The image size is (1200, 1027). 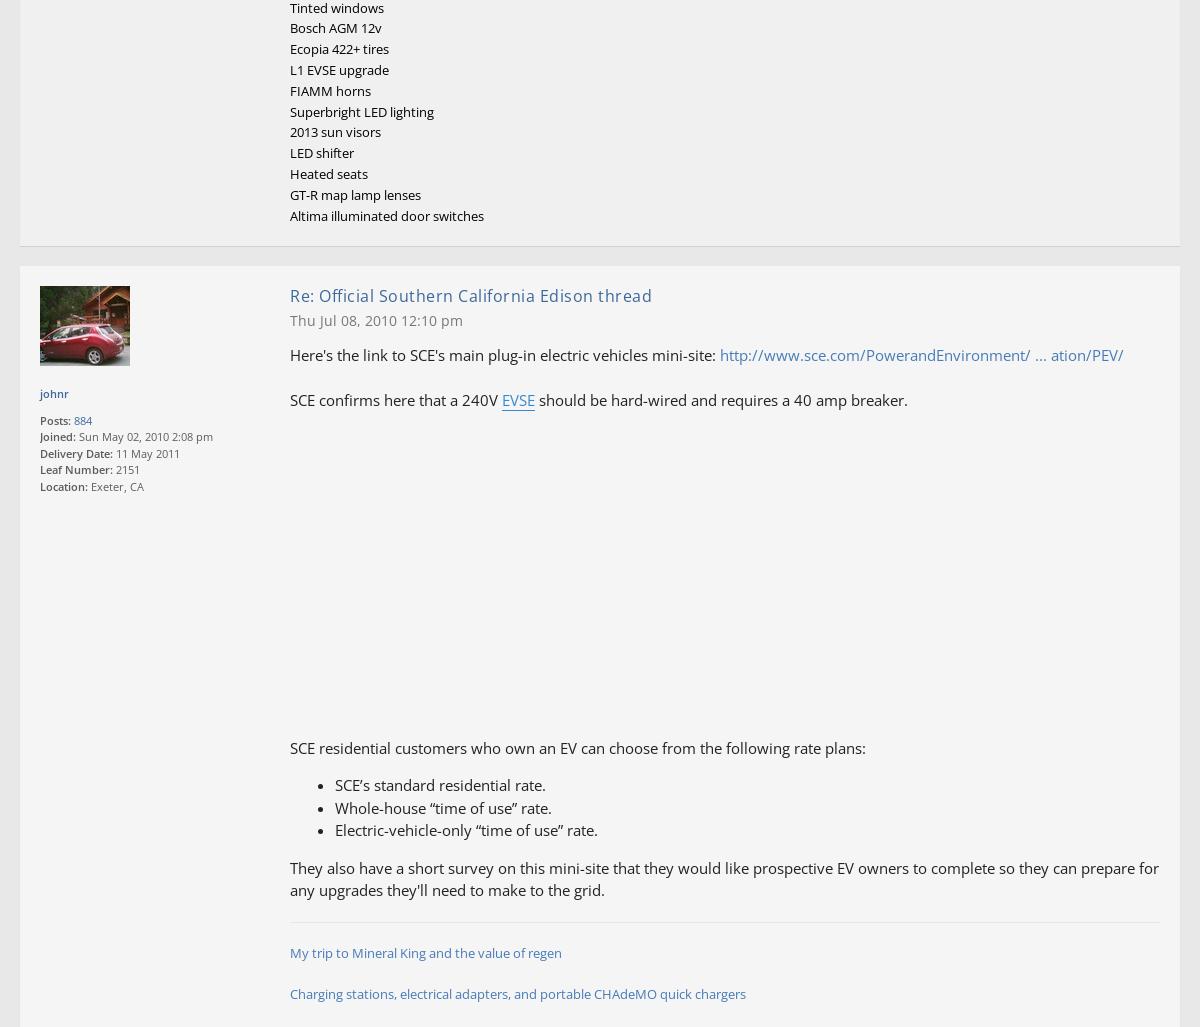 What do you see at coordinates (289, 319) in the screenshot?
I see `'Thu Jul 08, 2010 12:10 pm'` at bounding box center [289, 319].